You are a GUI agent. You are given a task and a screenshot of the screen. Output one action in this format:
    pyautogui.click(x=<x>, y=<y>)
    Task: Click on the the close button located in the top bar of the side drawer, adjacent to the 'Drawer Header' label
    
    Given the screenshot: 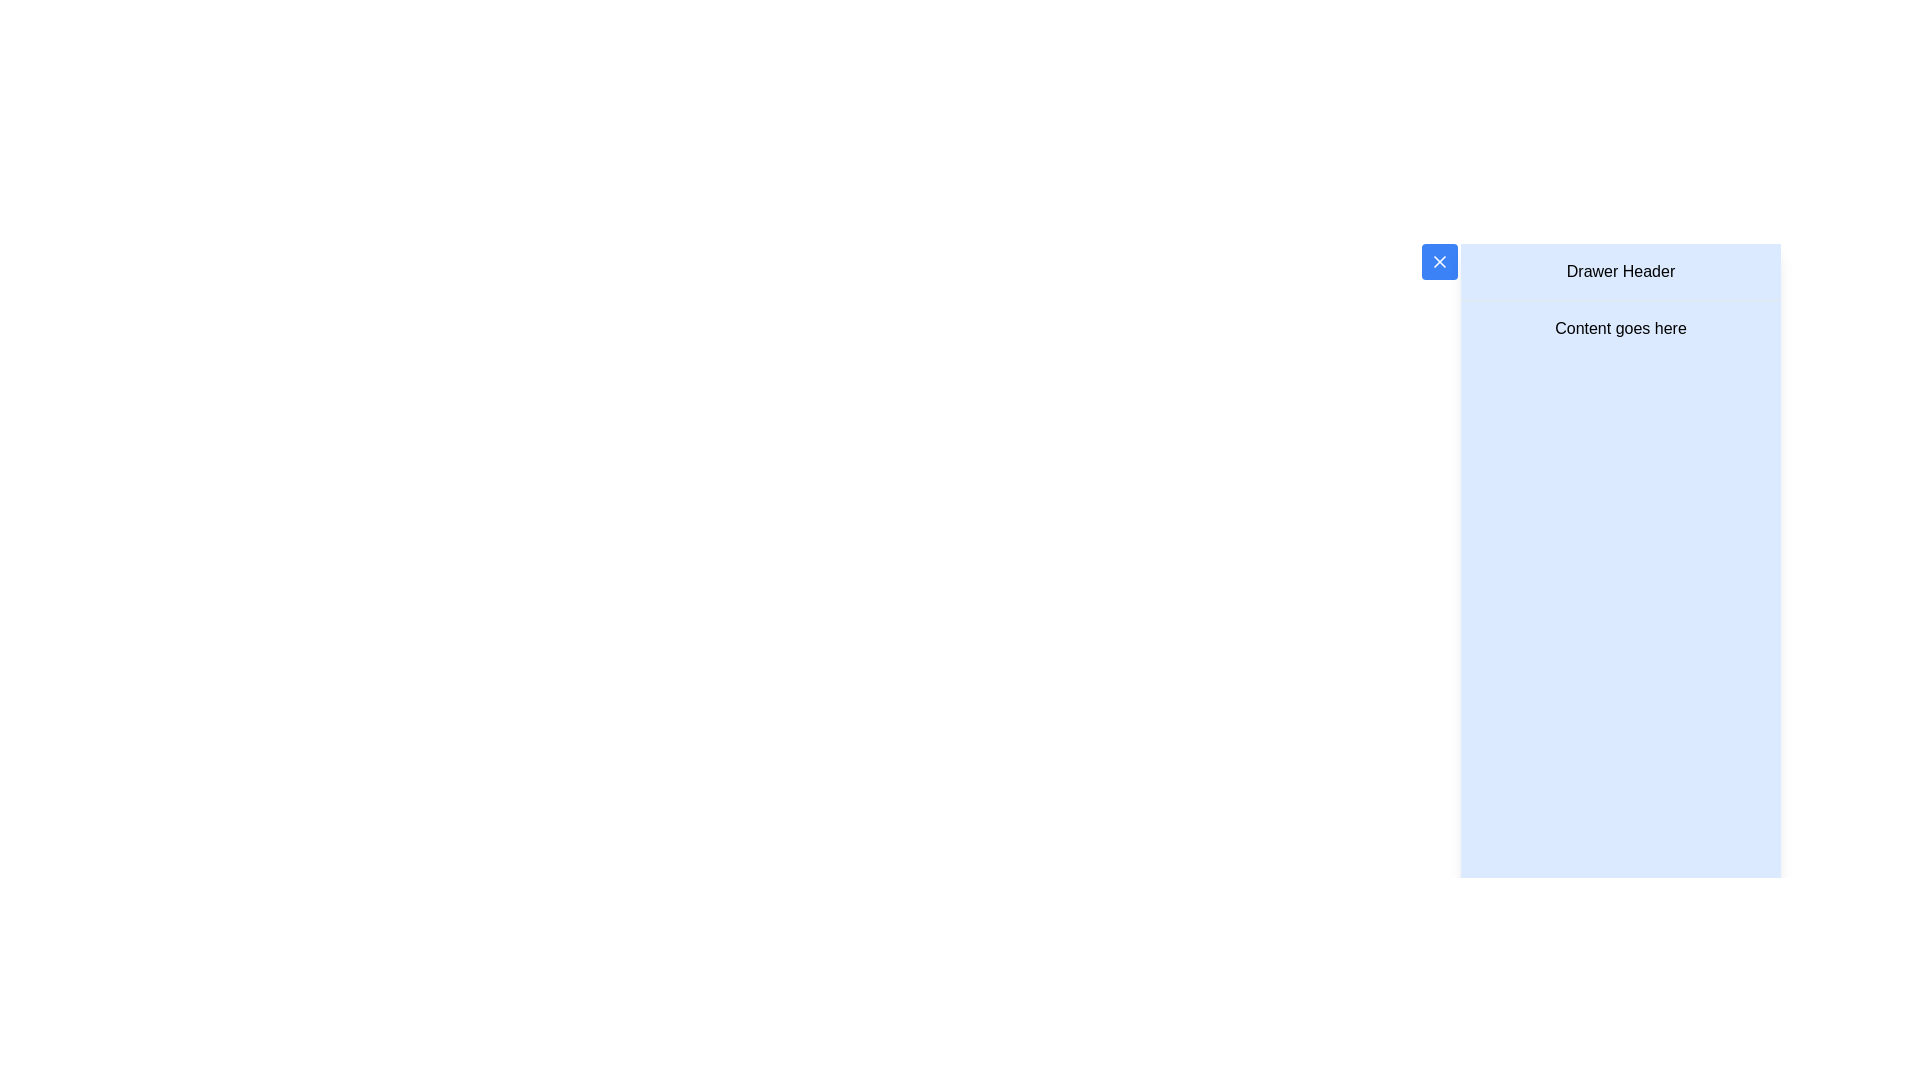 What is the action you would take?
    pyautogui.click(x=1438, y=261)
    